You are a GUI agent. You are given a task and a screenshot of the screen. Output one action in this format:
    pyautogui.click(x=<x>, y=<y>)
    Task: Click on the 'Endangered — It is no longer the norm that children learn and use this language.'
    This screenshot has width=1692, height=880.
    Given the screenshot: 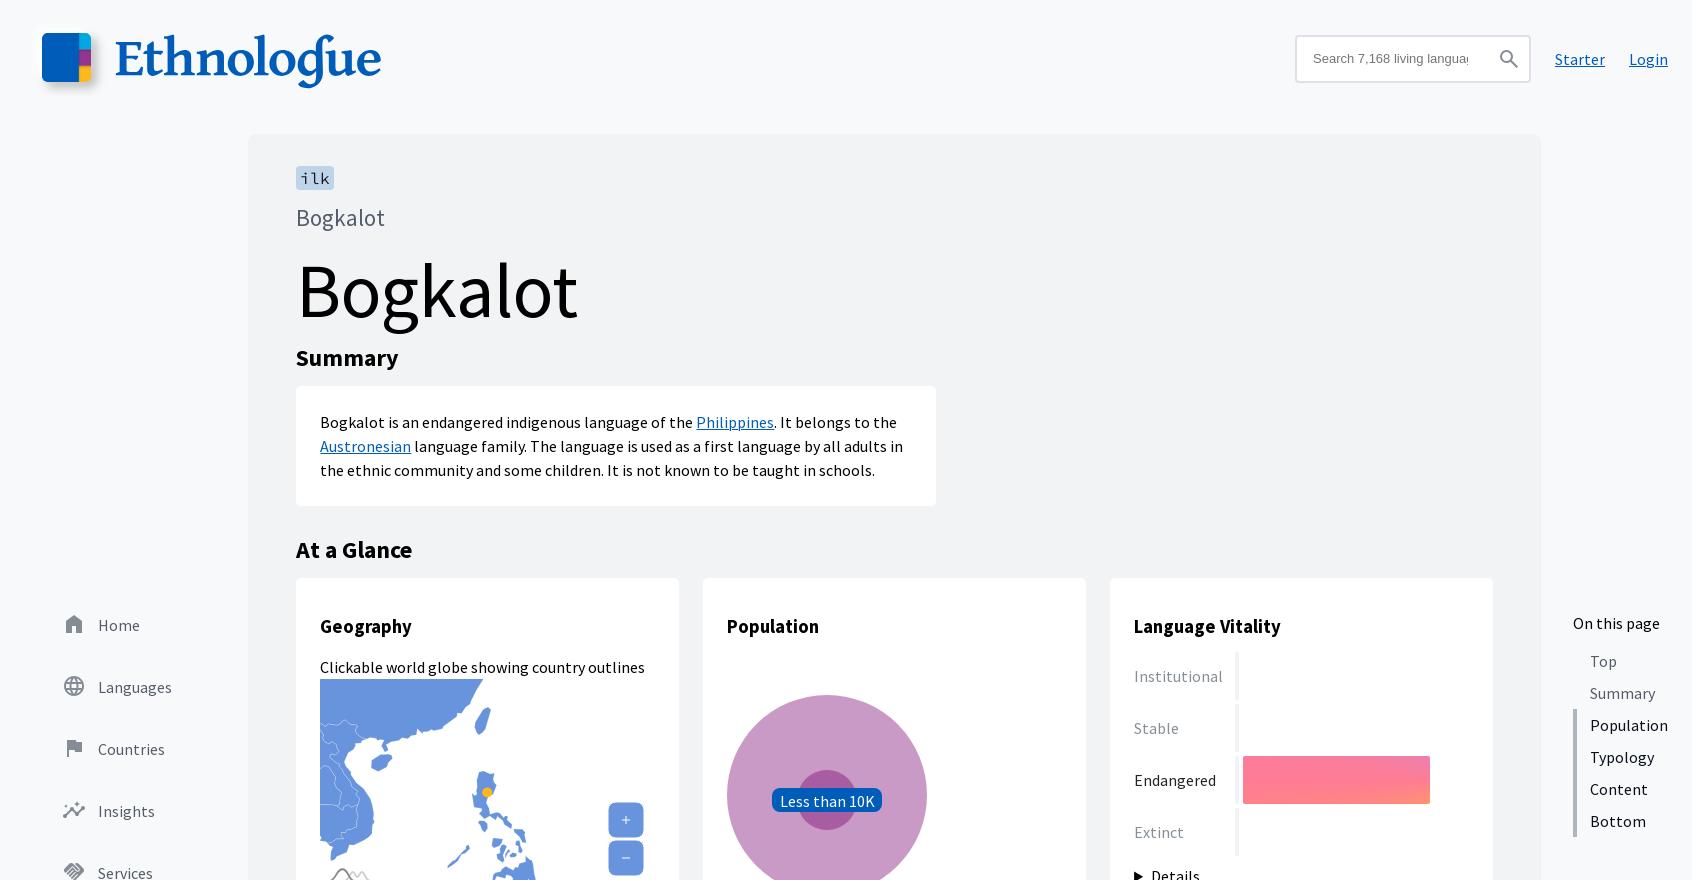 What is the action you would take?
    pyautogui.click(x=1282, y=546)
    